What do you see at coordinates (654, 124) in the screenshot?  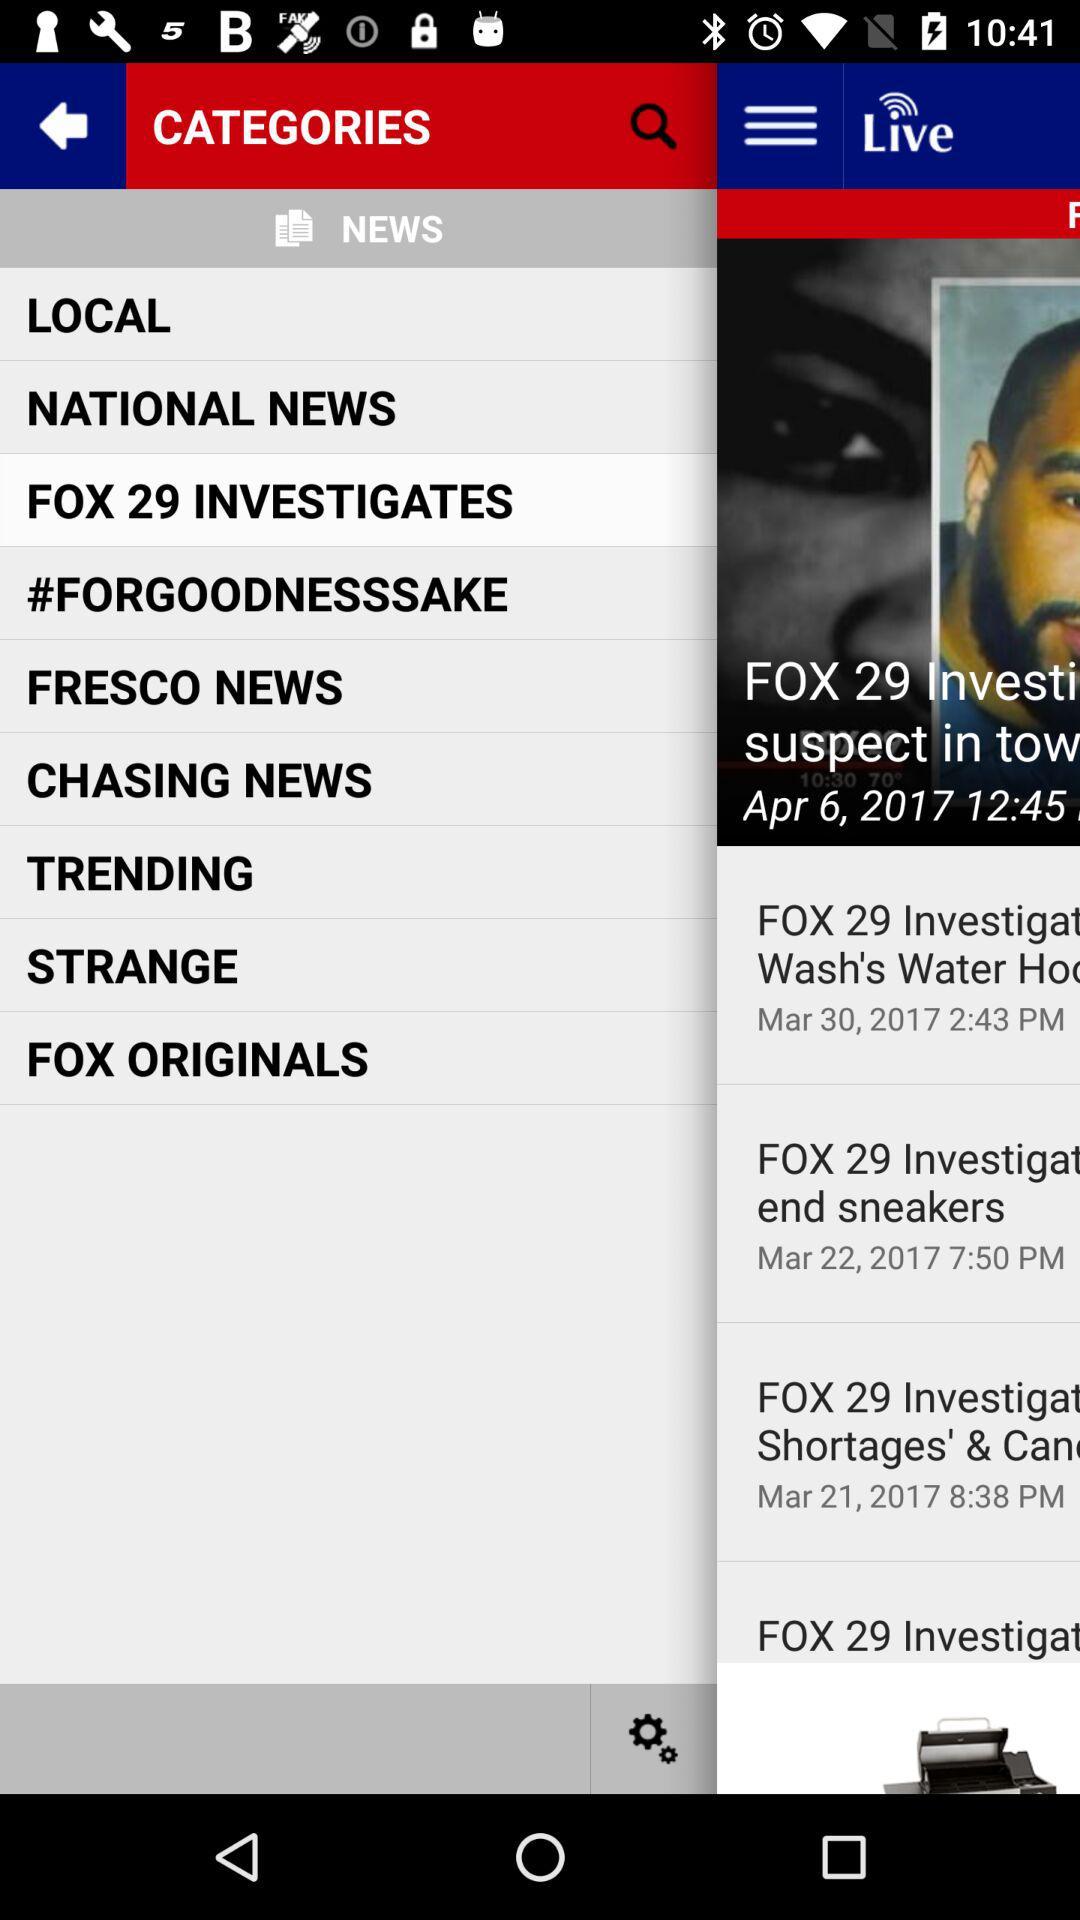 I see `the search icon` at bounding box center [654, 124].